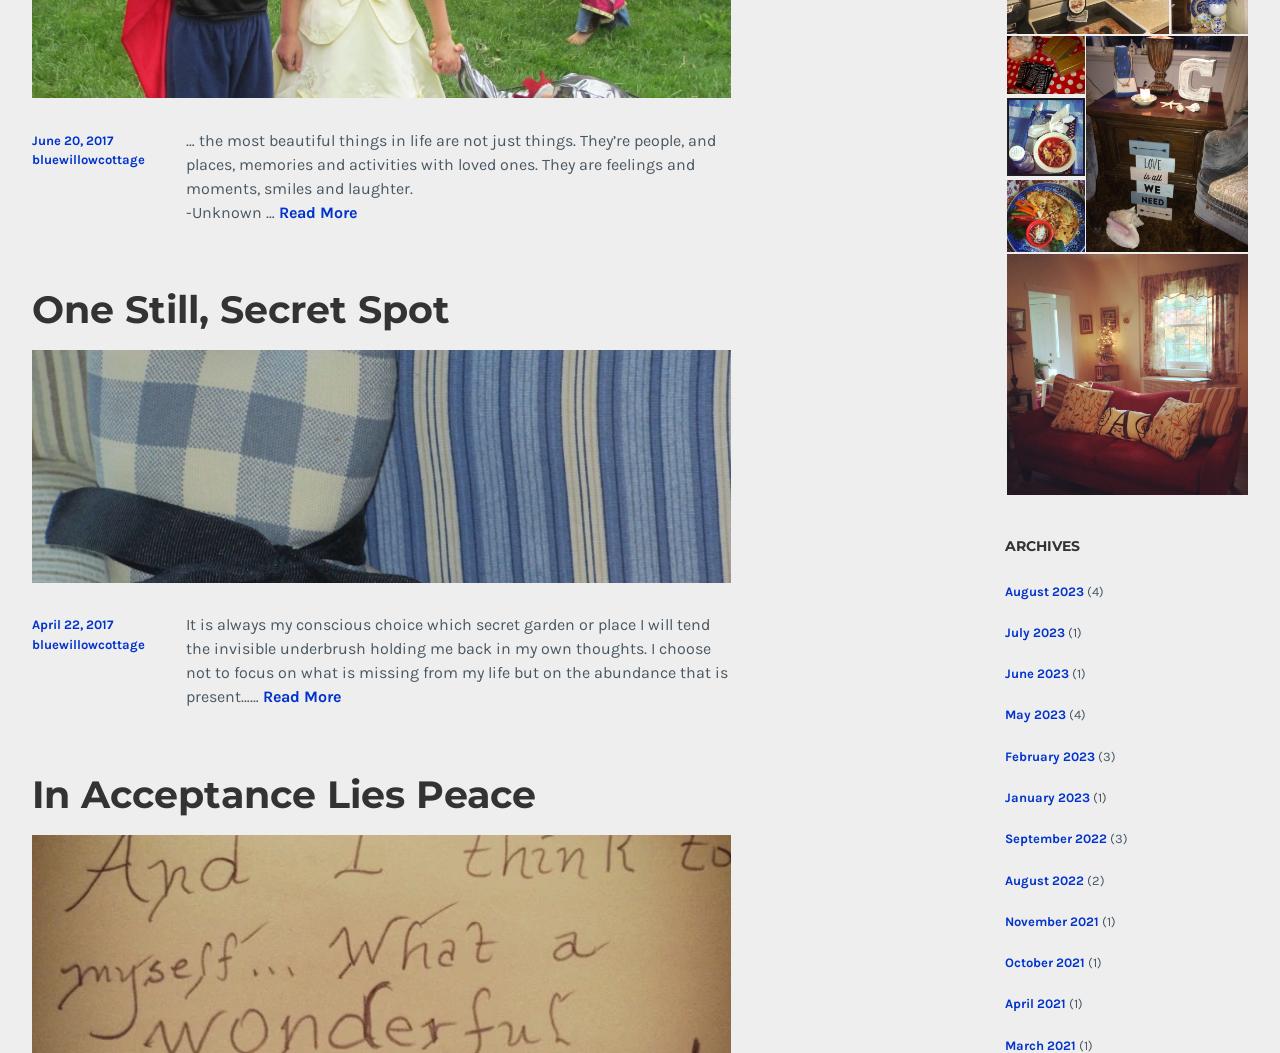 Image resolution: width=1280 pixels, height=1053 pixels. Describe the element at coordinates (1050, 919) in the screenshot. I see `'November 2021'` at that location.